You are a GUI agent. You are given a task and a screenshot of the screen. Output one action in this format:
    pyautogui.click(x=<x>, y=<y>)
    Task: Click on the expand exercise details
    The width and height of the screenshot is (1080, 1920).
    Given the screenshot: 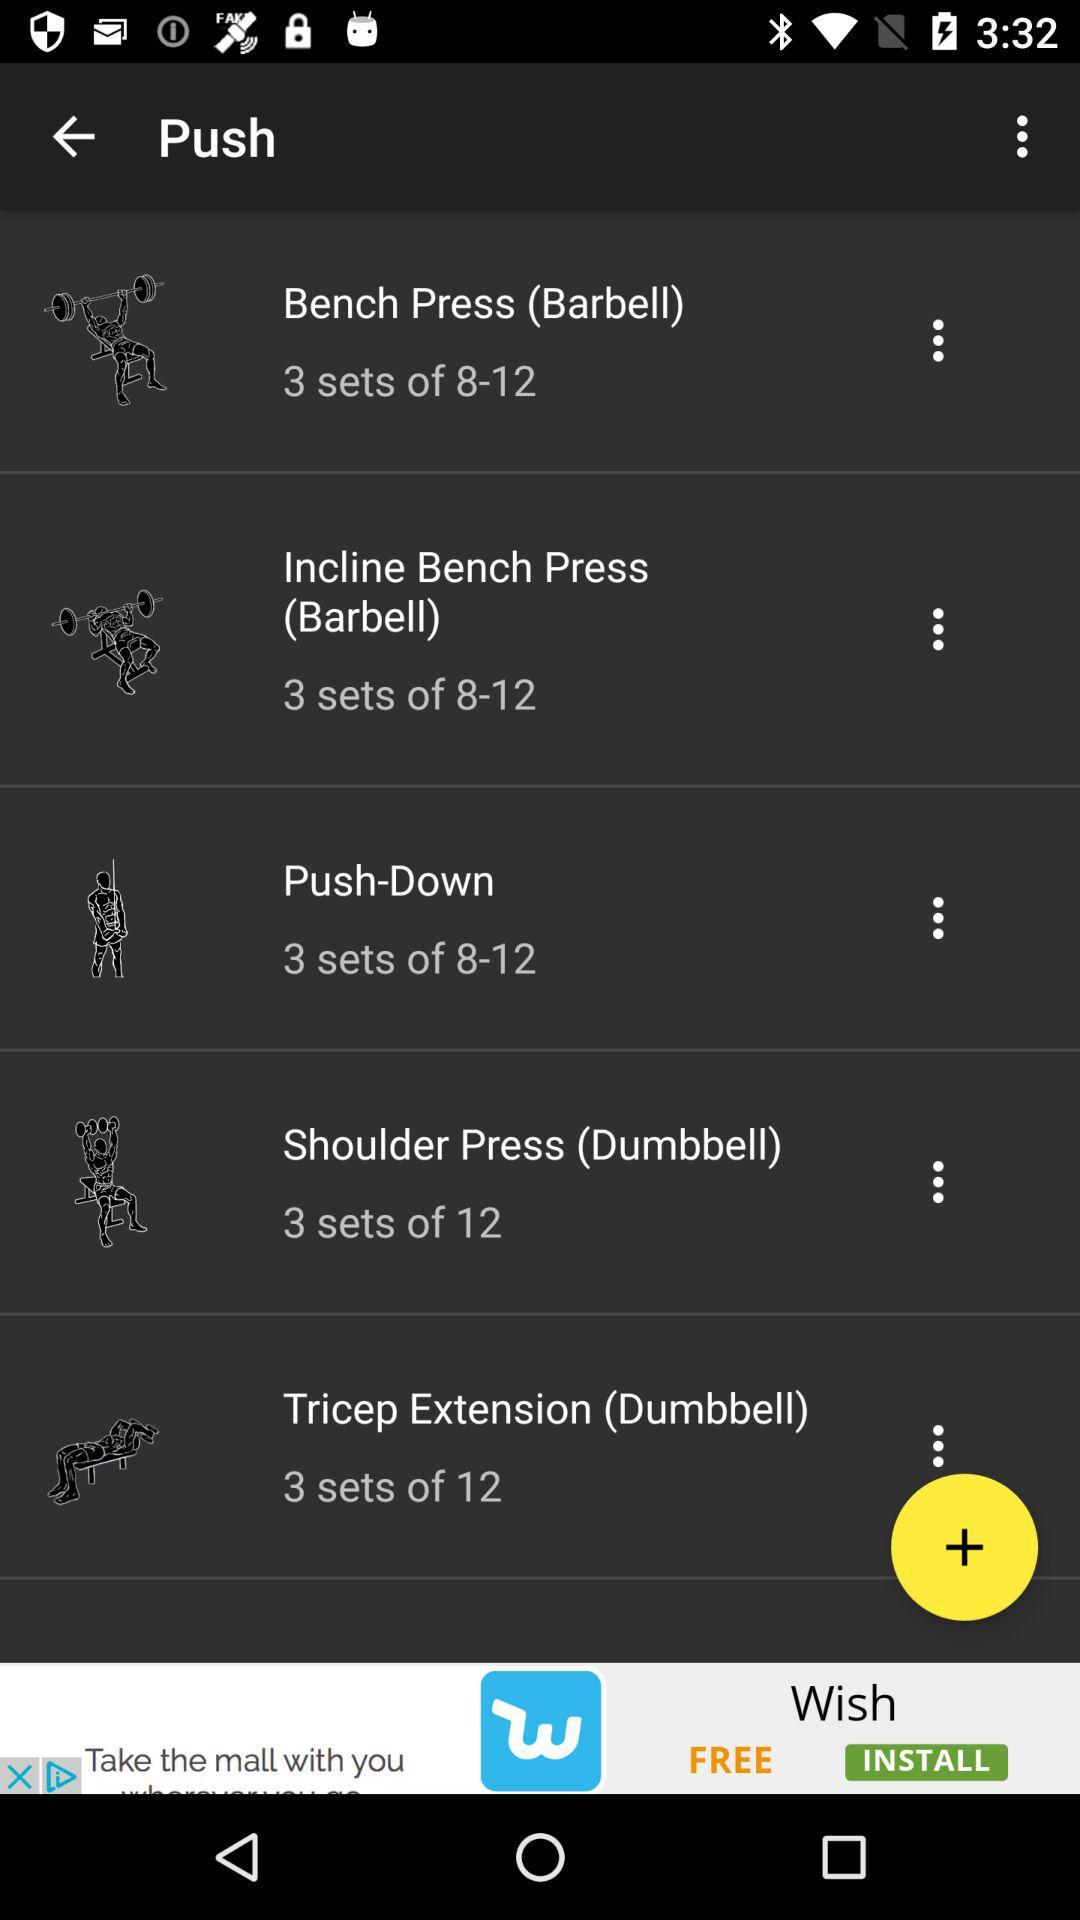 What is the action you would take?
    pyautogui.click(x=938, y=1445)
    